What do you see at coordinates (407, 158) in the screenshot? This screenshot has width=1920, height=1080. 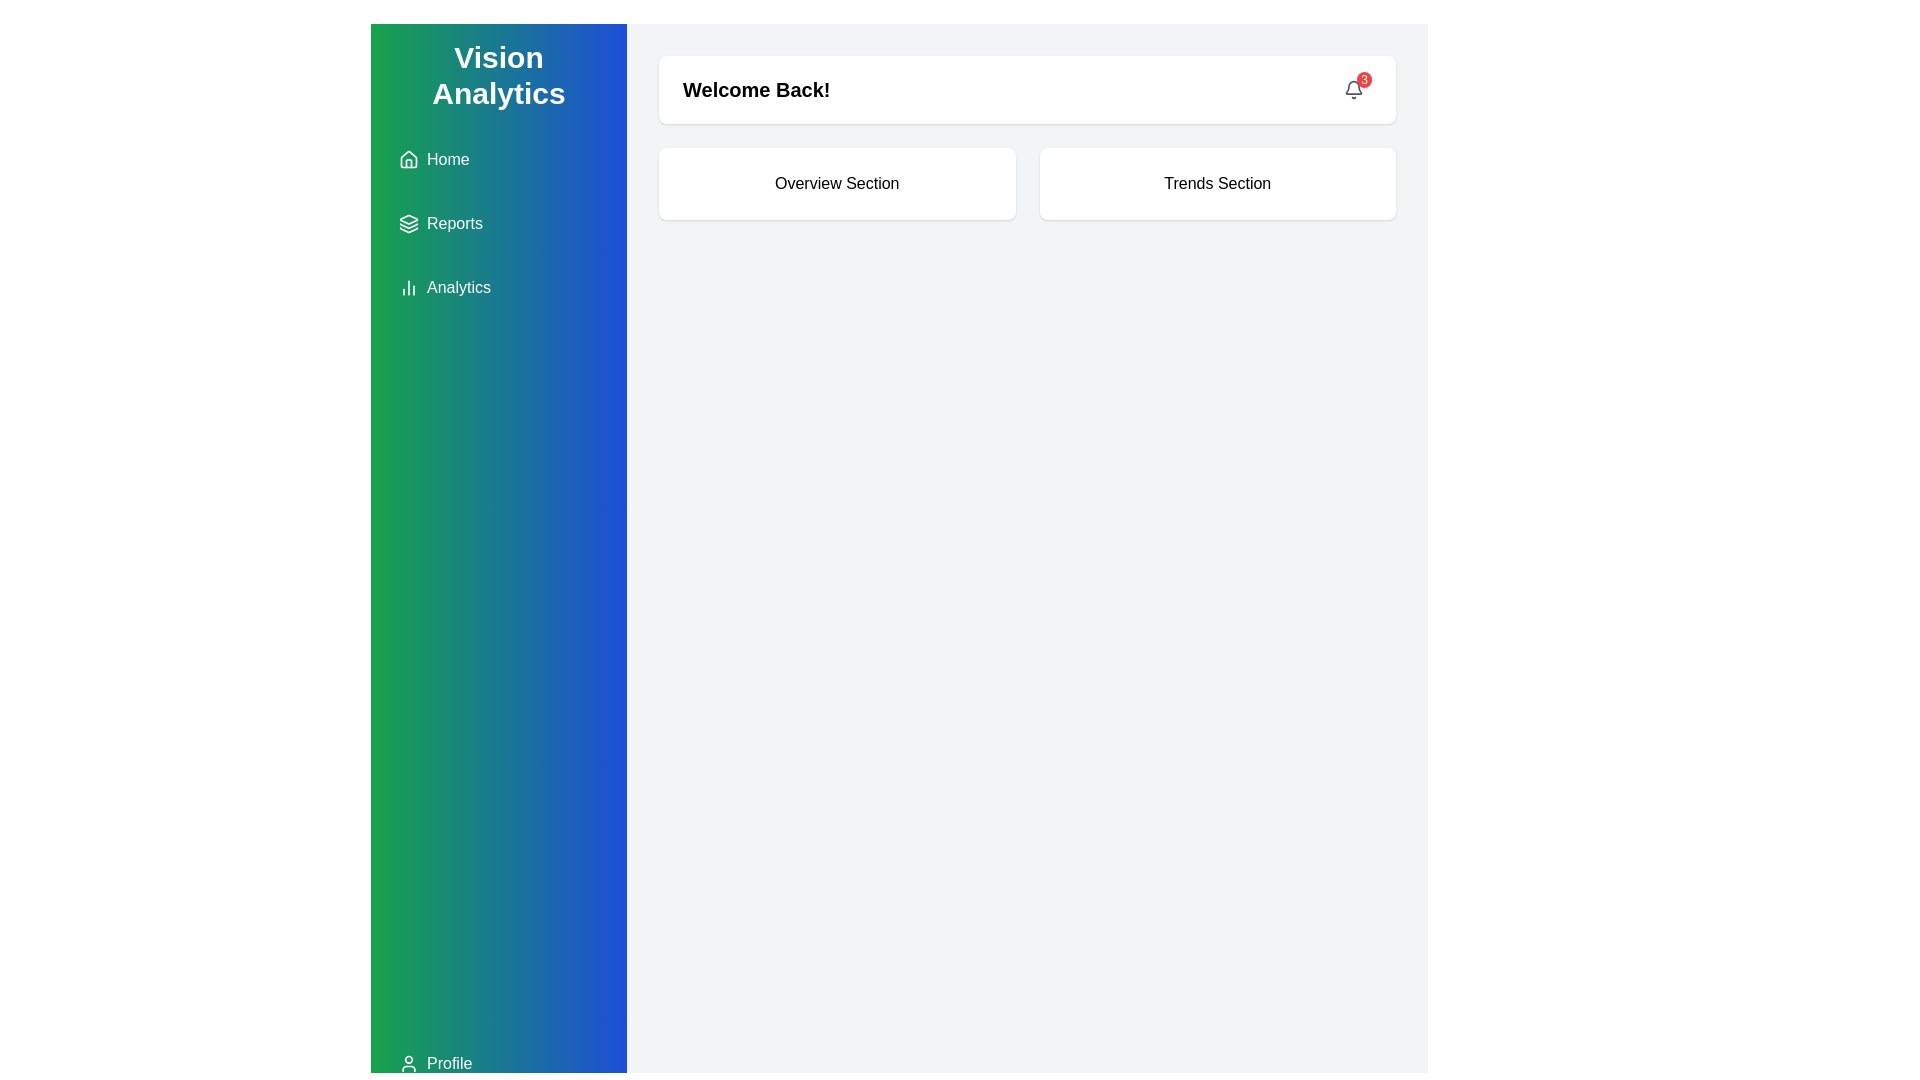 I see `the house icon located in the top section of the vertical menu on the left sidebar` at bounding box center [407, 158].